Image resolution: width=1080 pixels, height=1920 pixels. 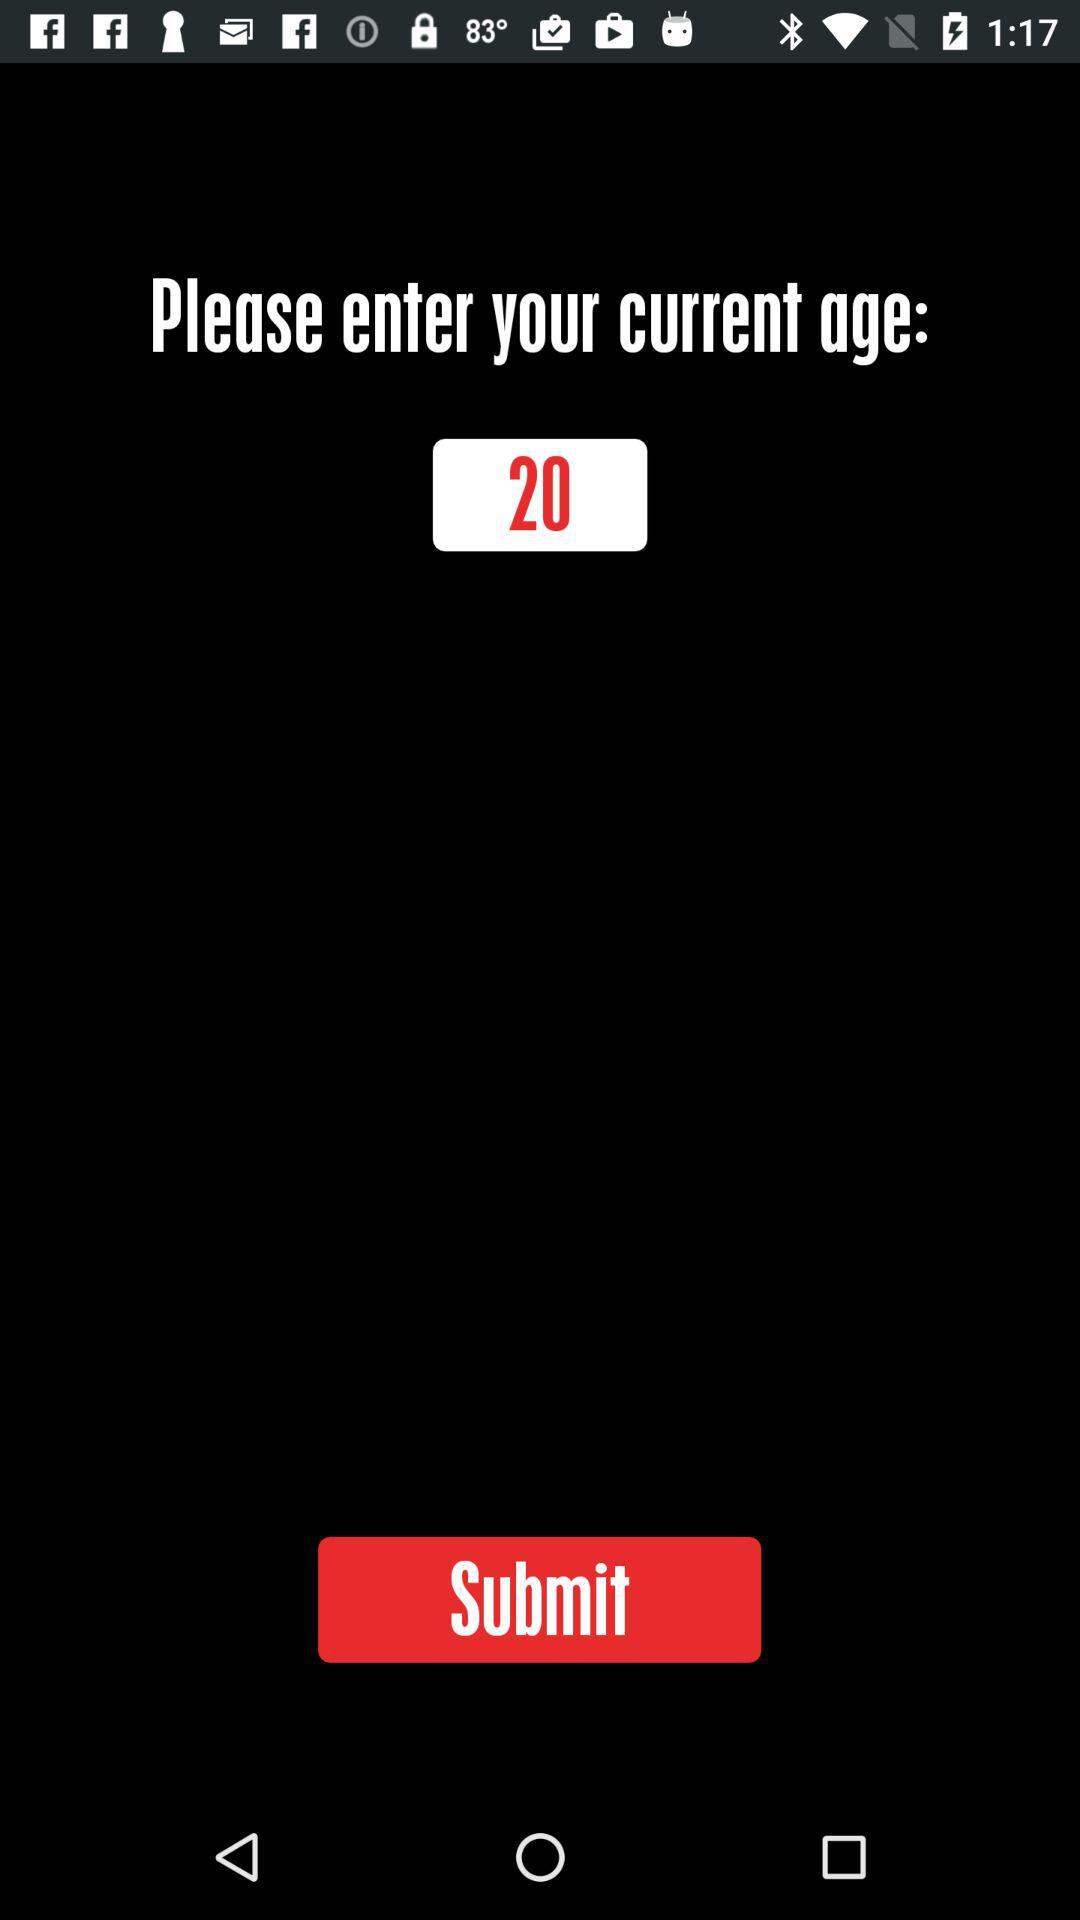 What do you see at coordinates (538, 1598) in the screenshot?
I see `submit item` at bounding box center [538, 1598].